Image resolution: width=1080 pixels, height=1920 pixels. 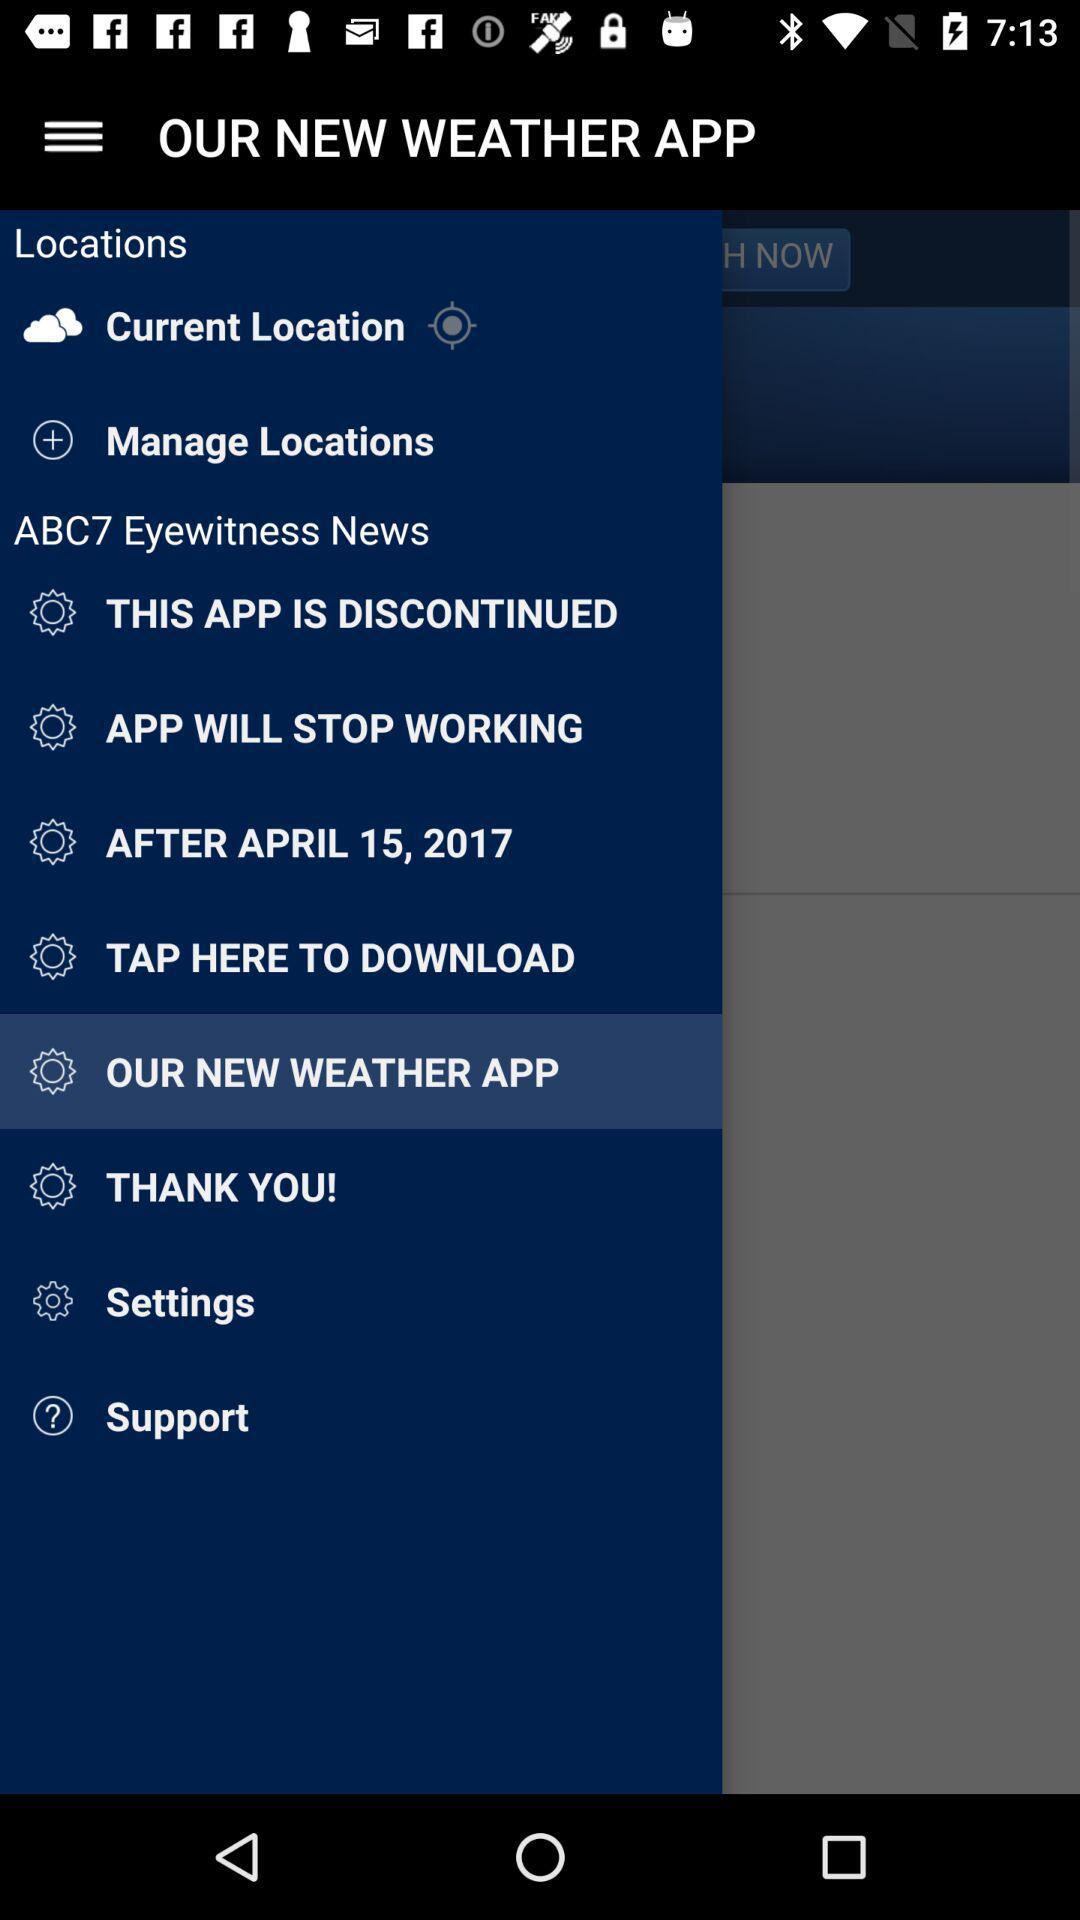 I want to click on the menu icon, so click(x=72, y=135).